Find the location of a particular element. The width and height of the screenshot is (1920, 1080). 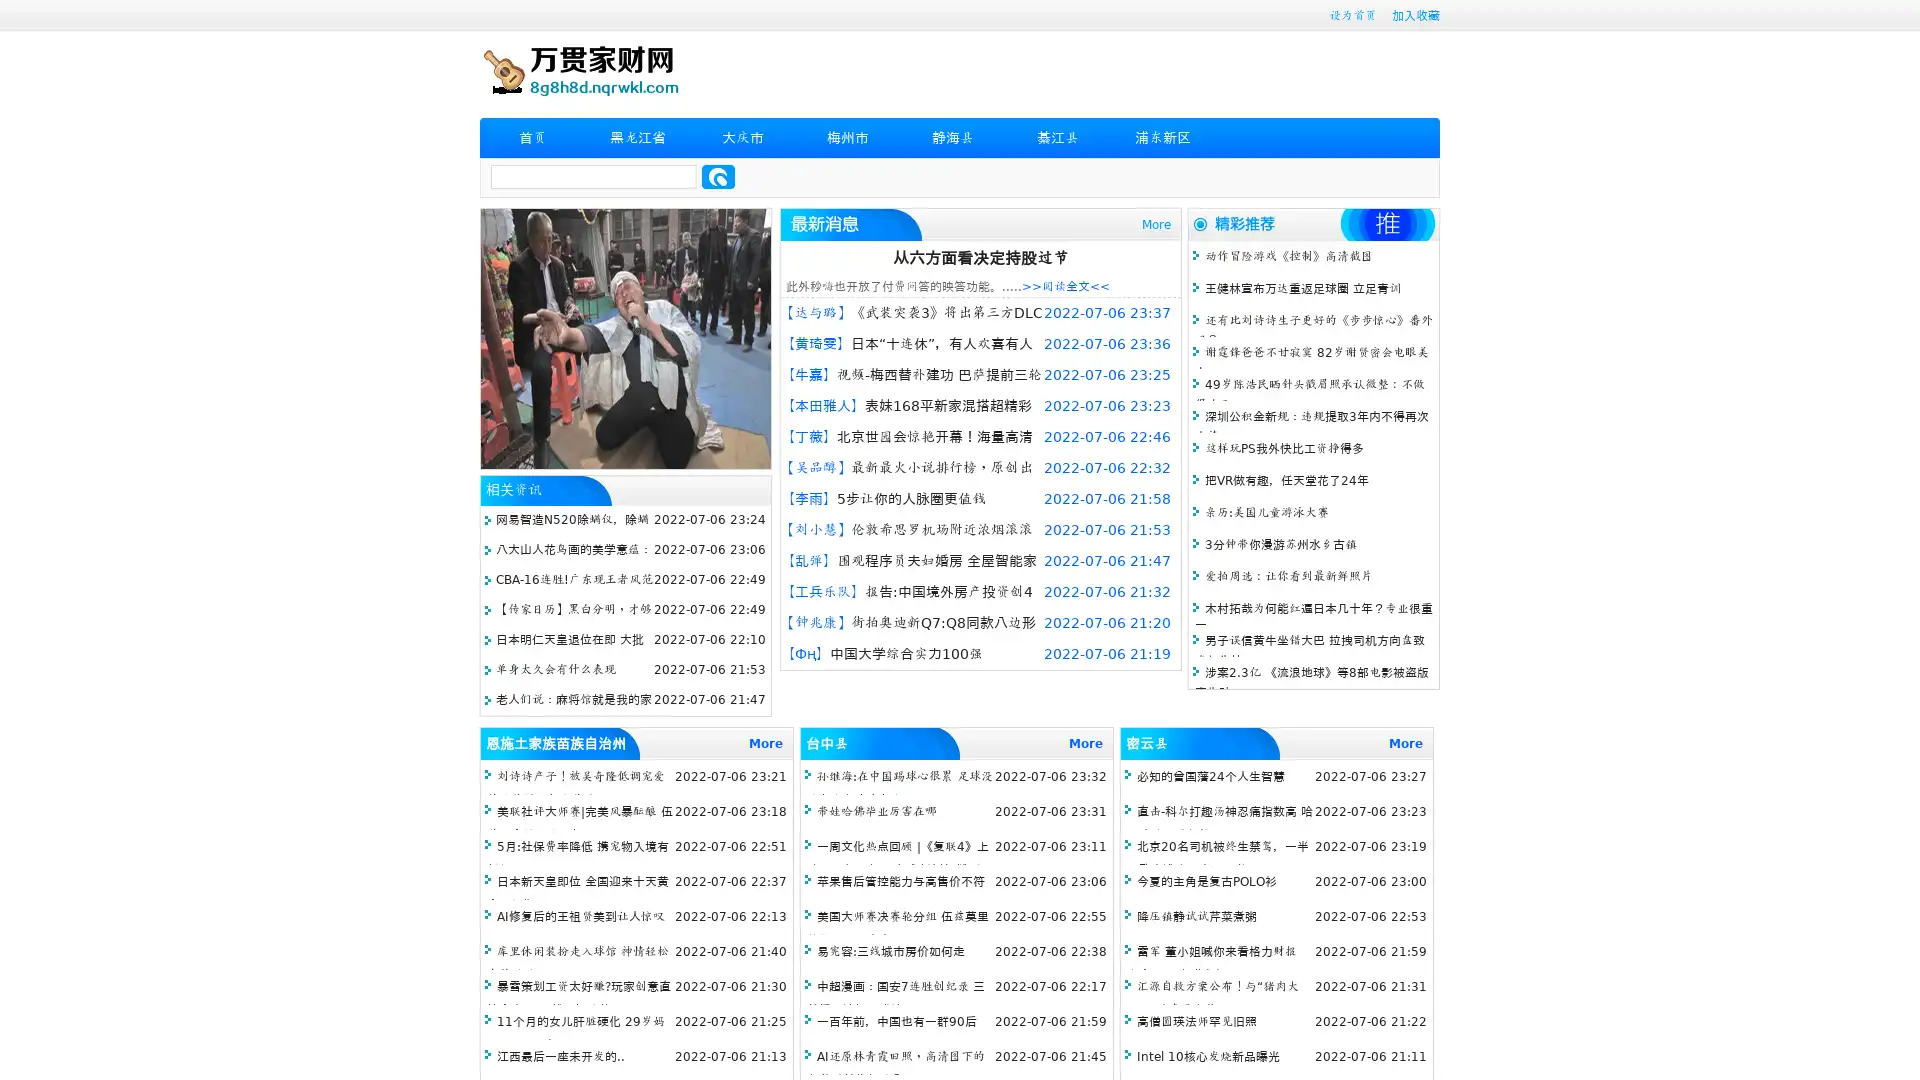

Search is located at coordinates (718, 176).